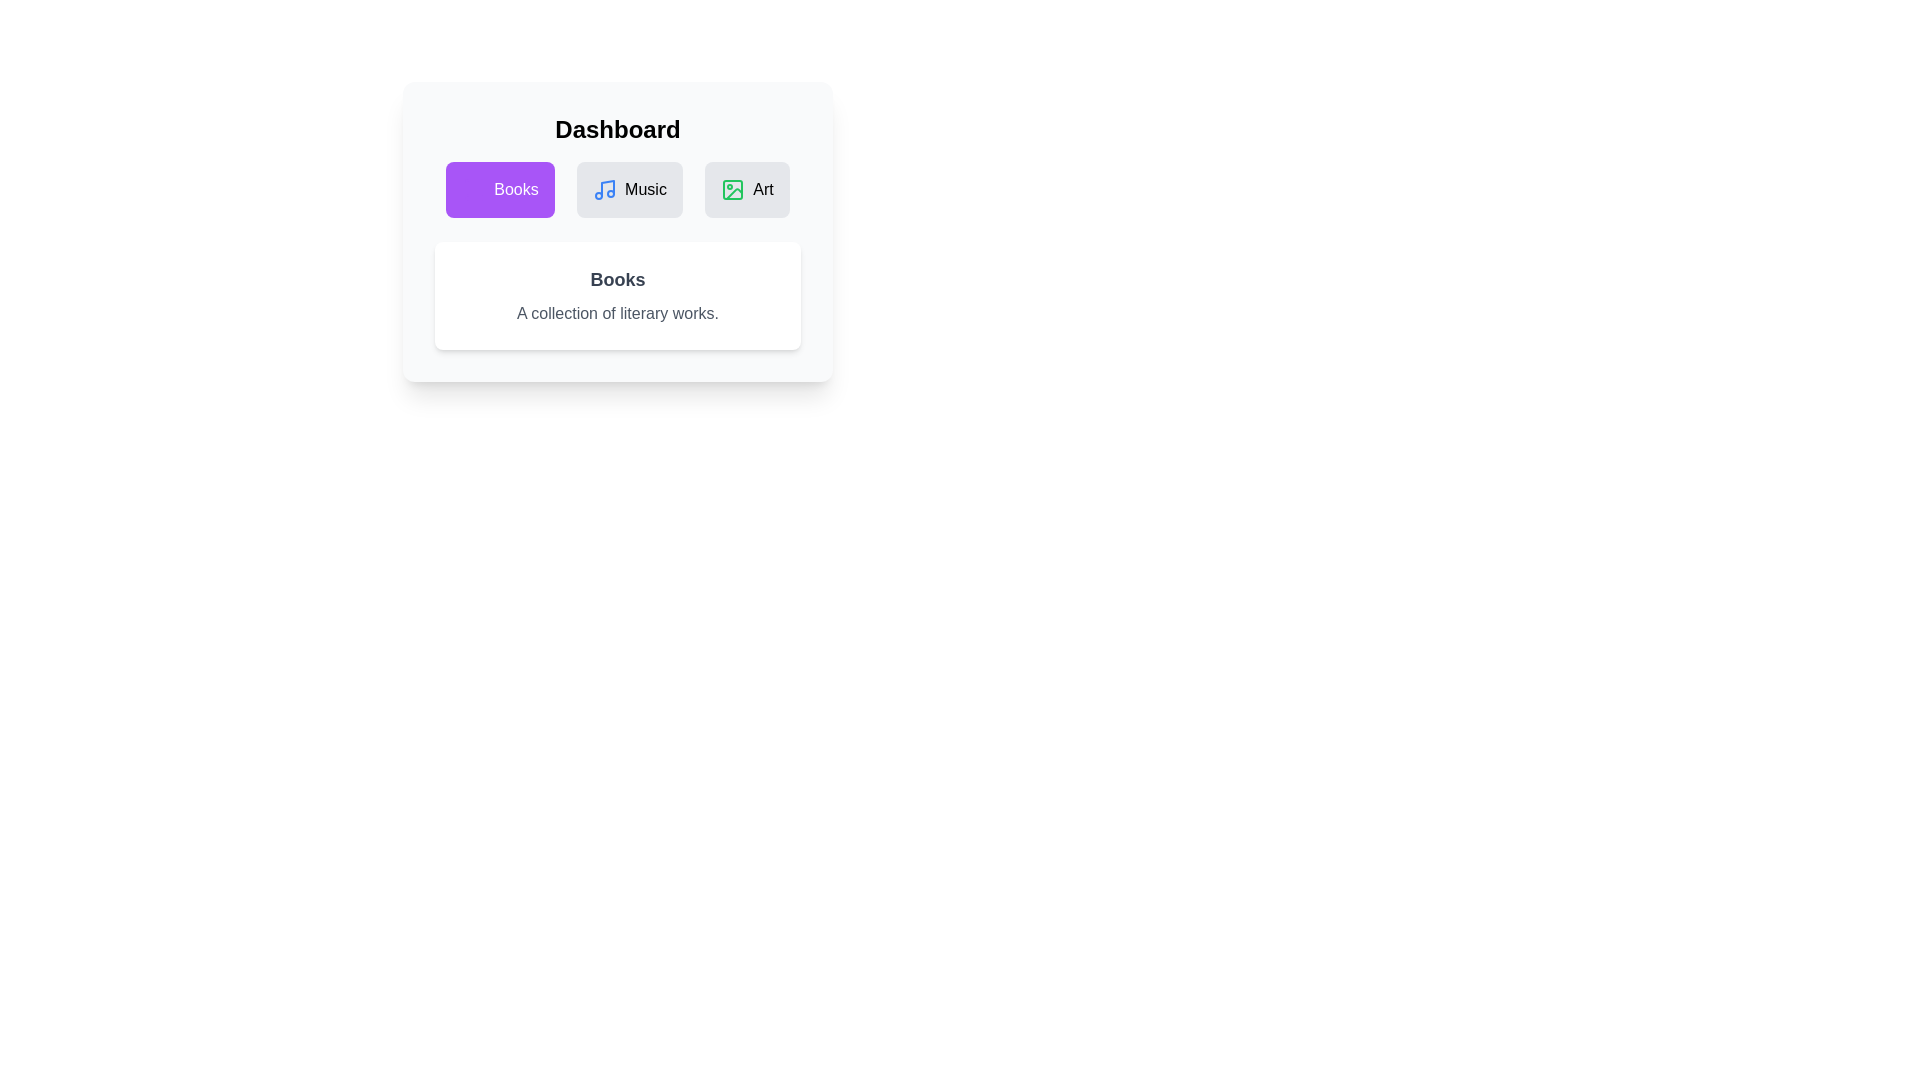 The image size is (1920, 1080). What do you see at coordinates (628, 189) in the screenshot?
I see `the tab icon corresponding to Music` at bounding box center [628, 189].